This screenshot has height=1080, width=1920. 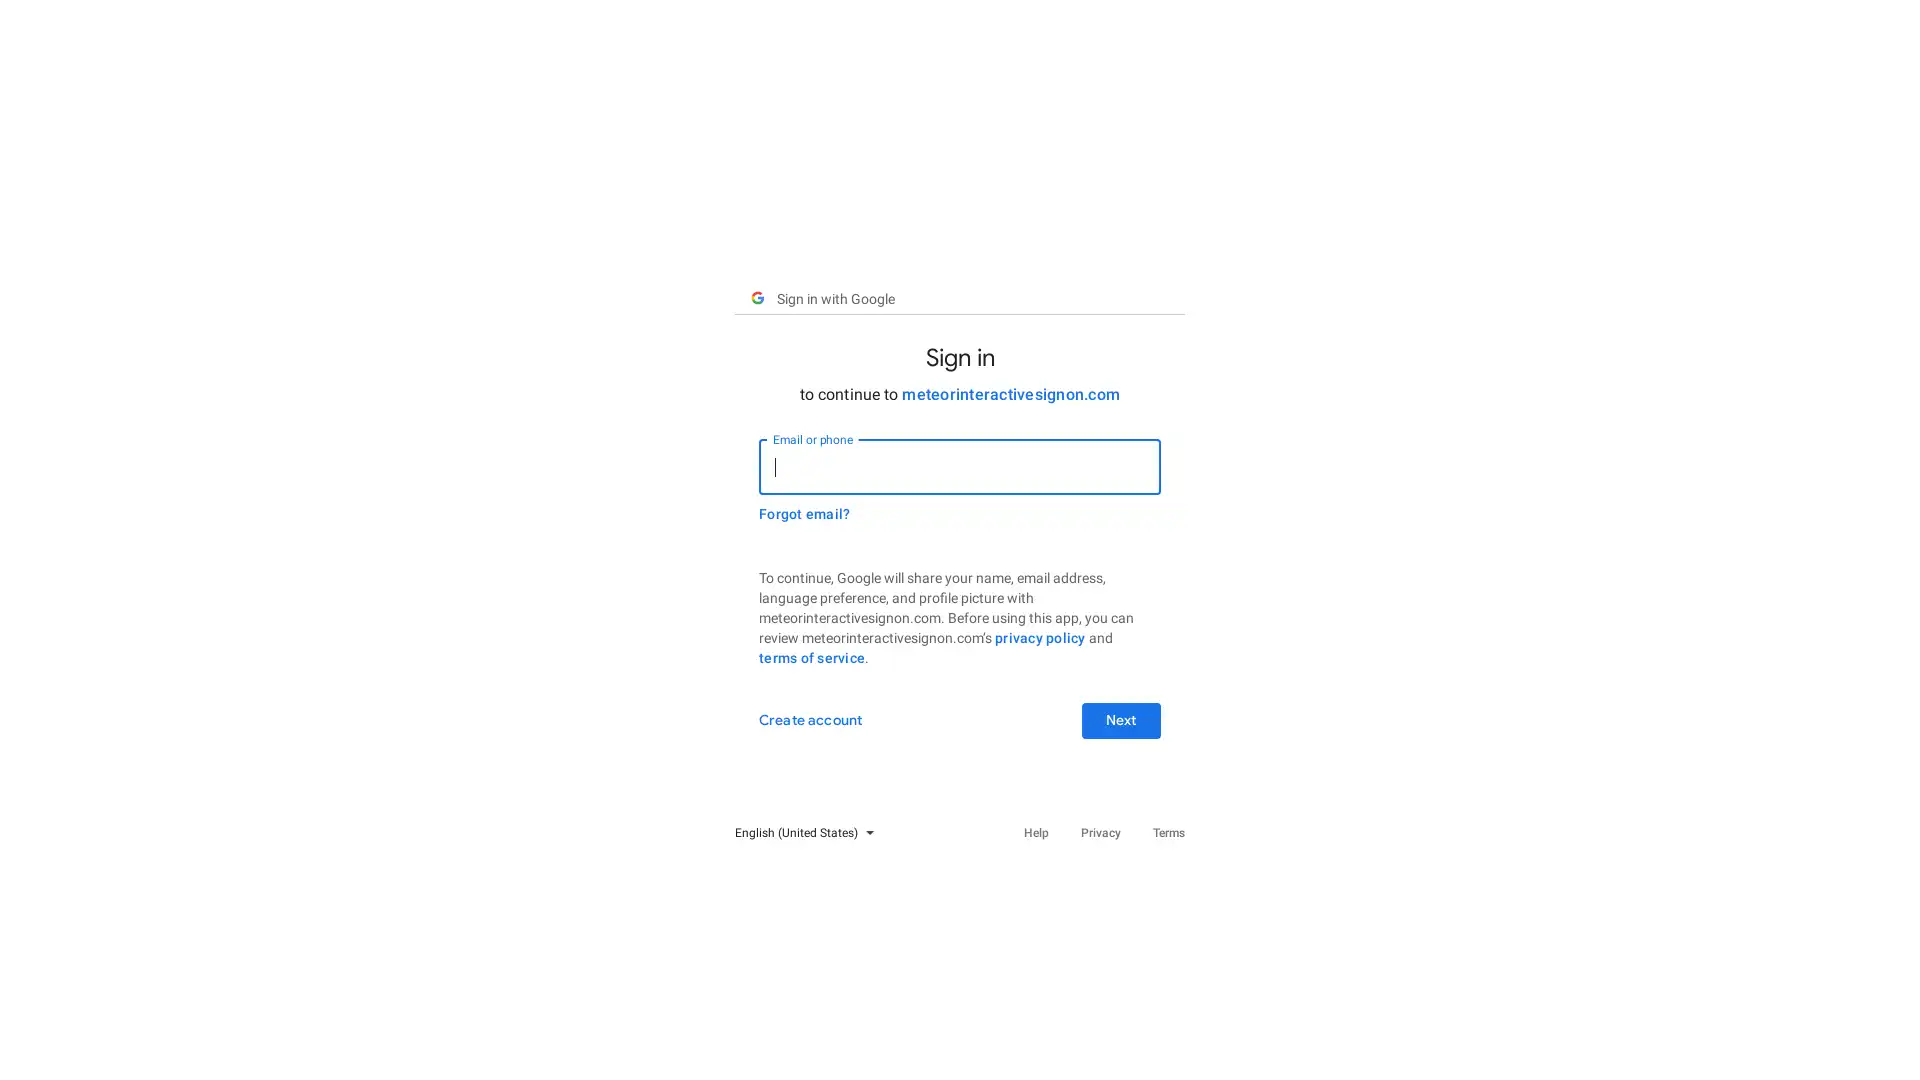 I want to click on Next, so click(x=1103, y=732).